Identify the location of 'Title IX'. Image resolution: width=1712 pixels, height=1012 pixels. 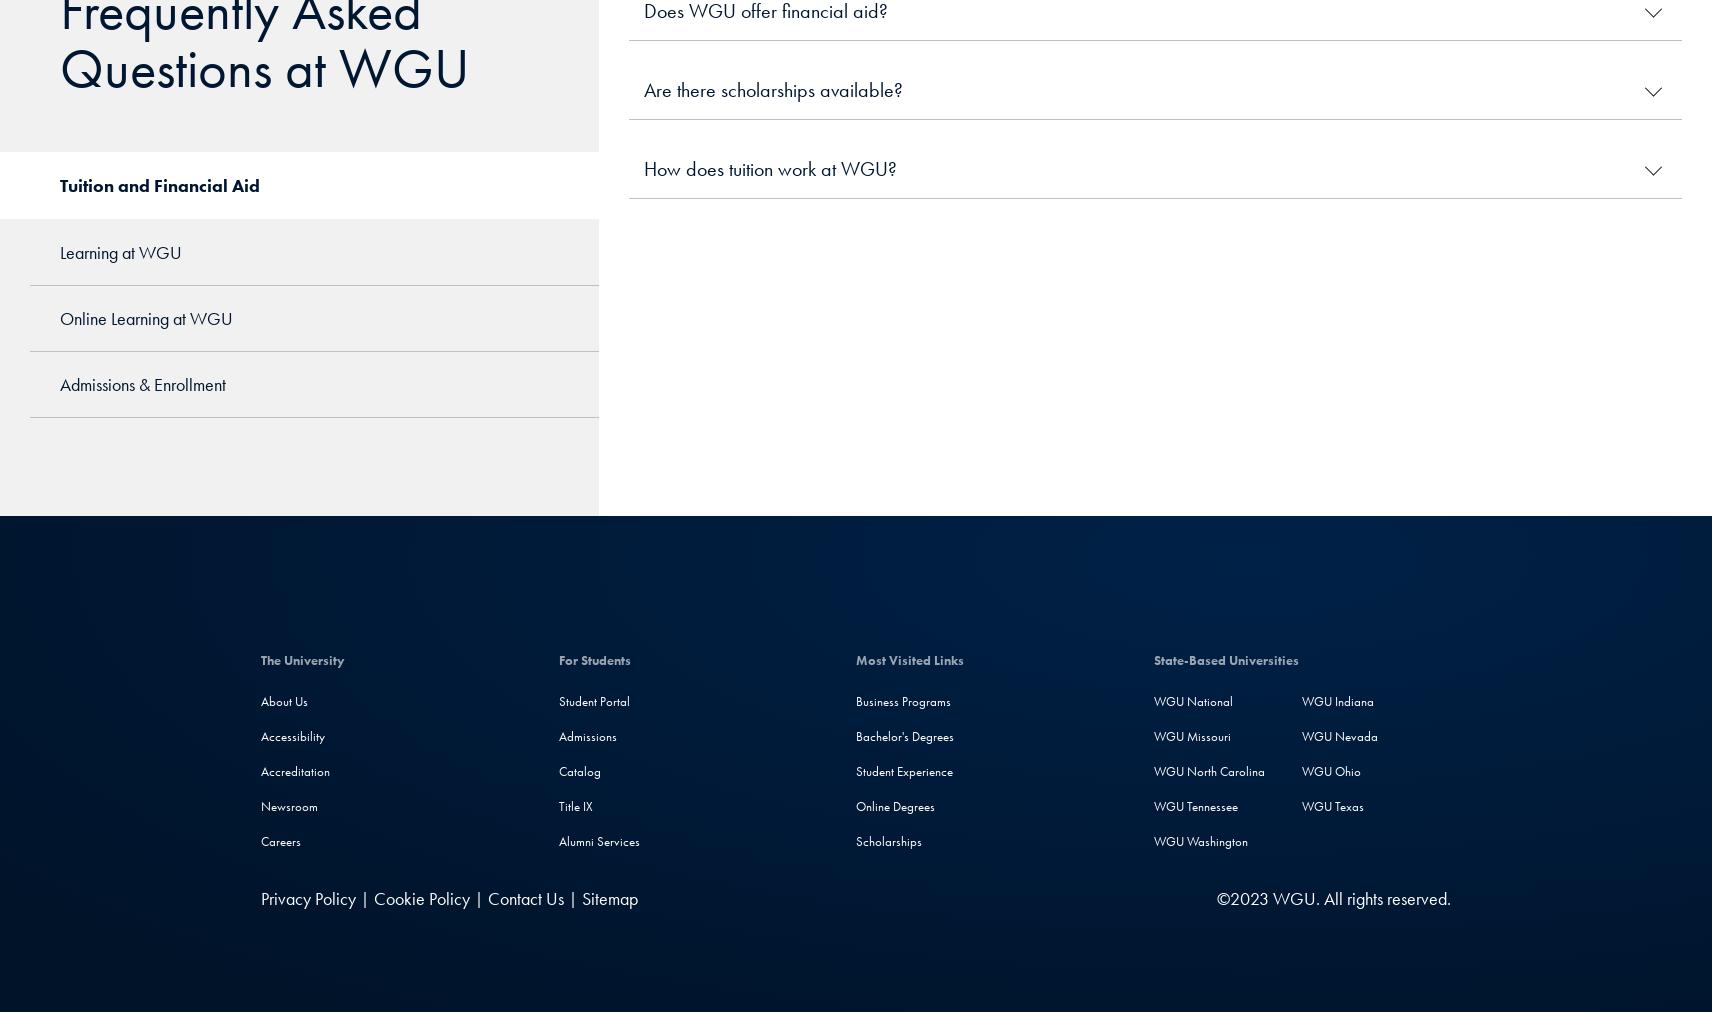
(574, 805).